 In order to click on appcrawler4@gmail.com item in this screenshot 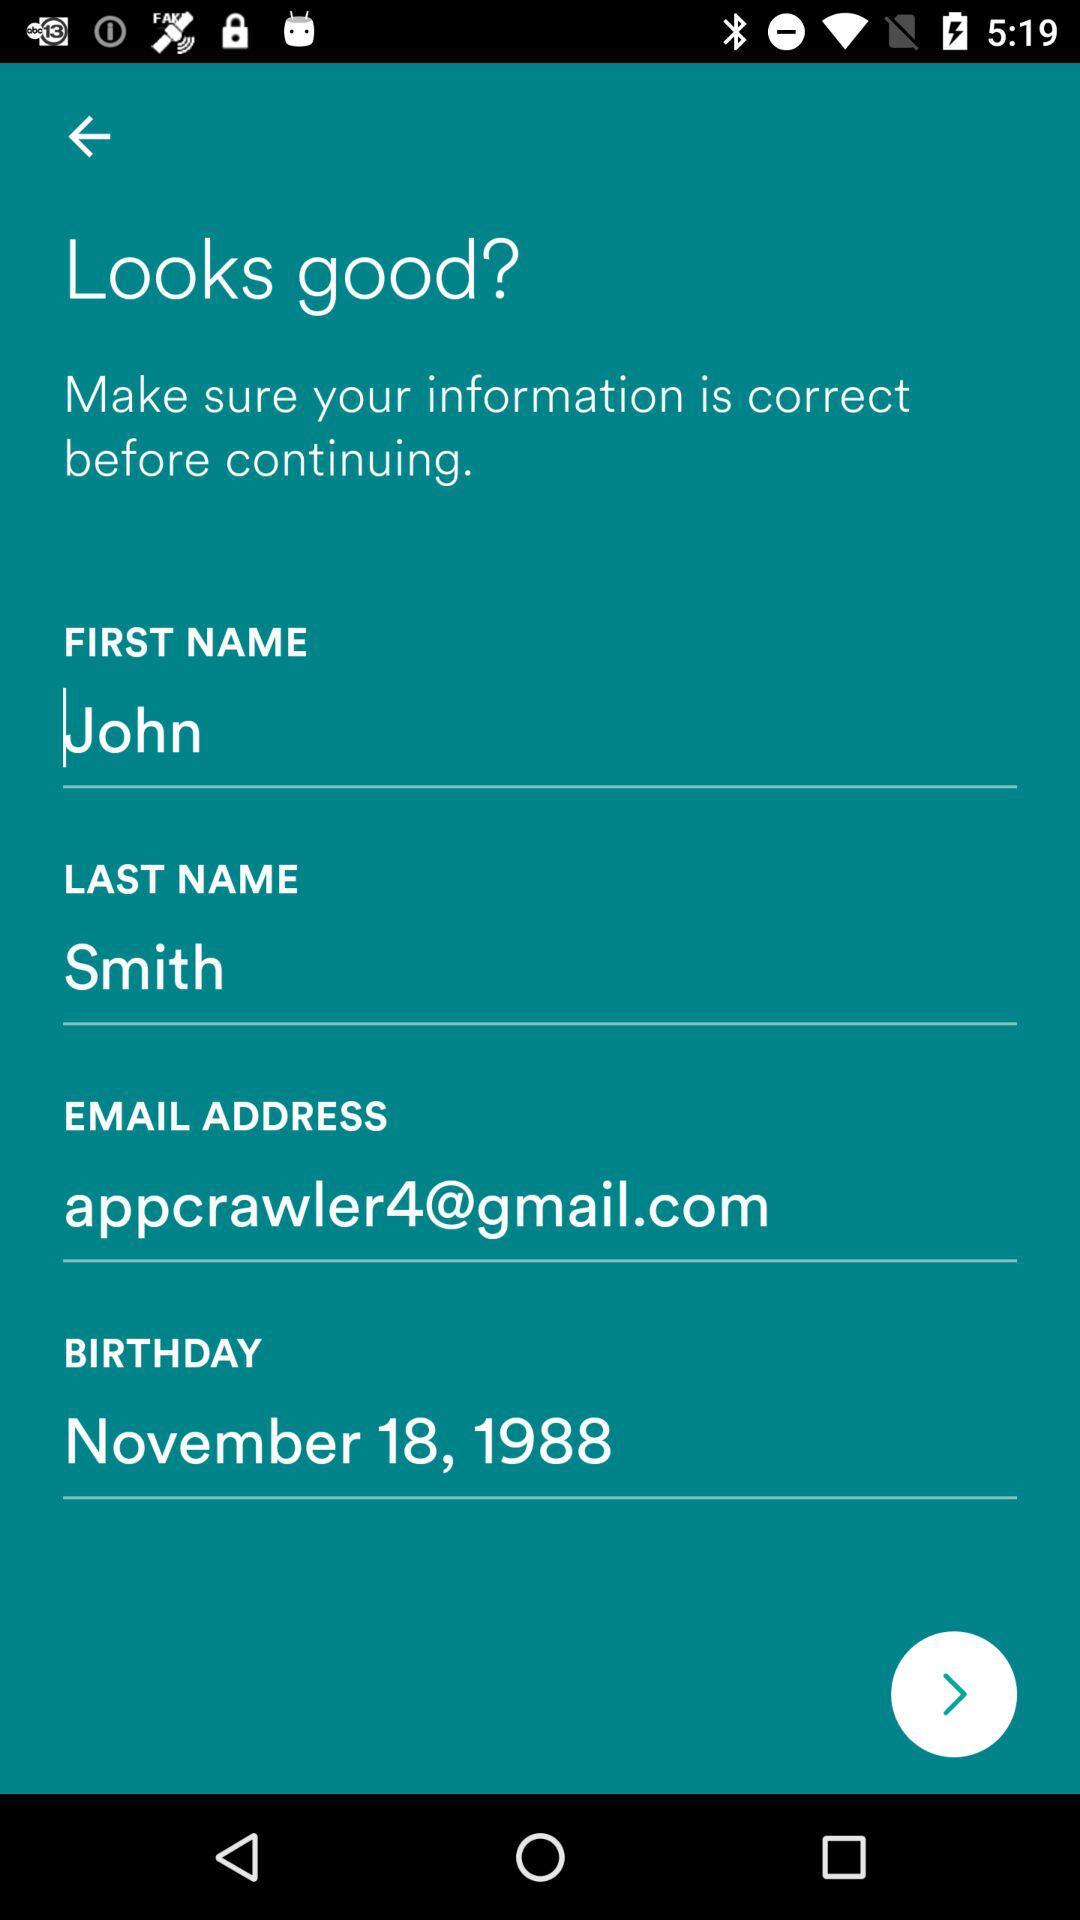, I will do `click(540, 1200)`.